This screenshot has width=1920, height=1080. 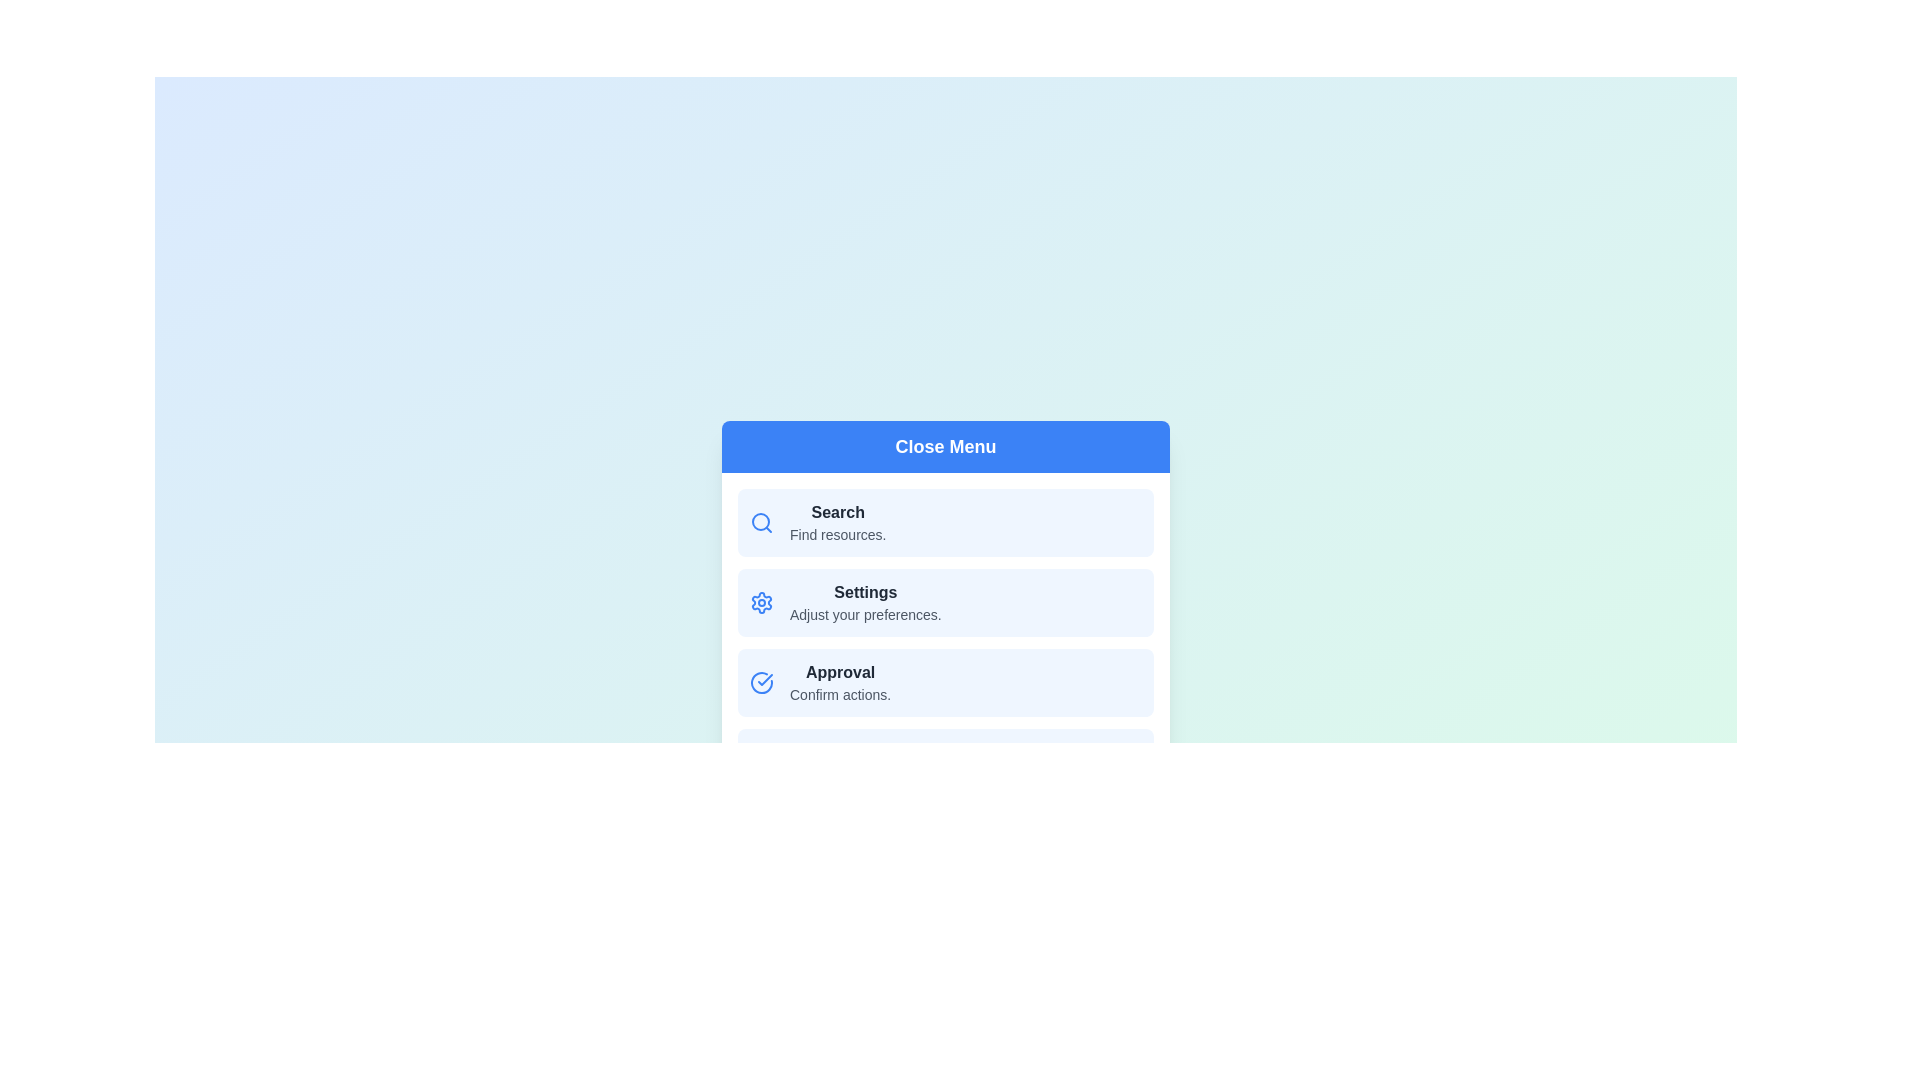 What do you see at coordinates (944, 446) in the screenshot?
I see `the 'Close Menu' button to toggle the menu visibility` at bounding box center [944, 446].